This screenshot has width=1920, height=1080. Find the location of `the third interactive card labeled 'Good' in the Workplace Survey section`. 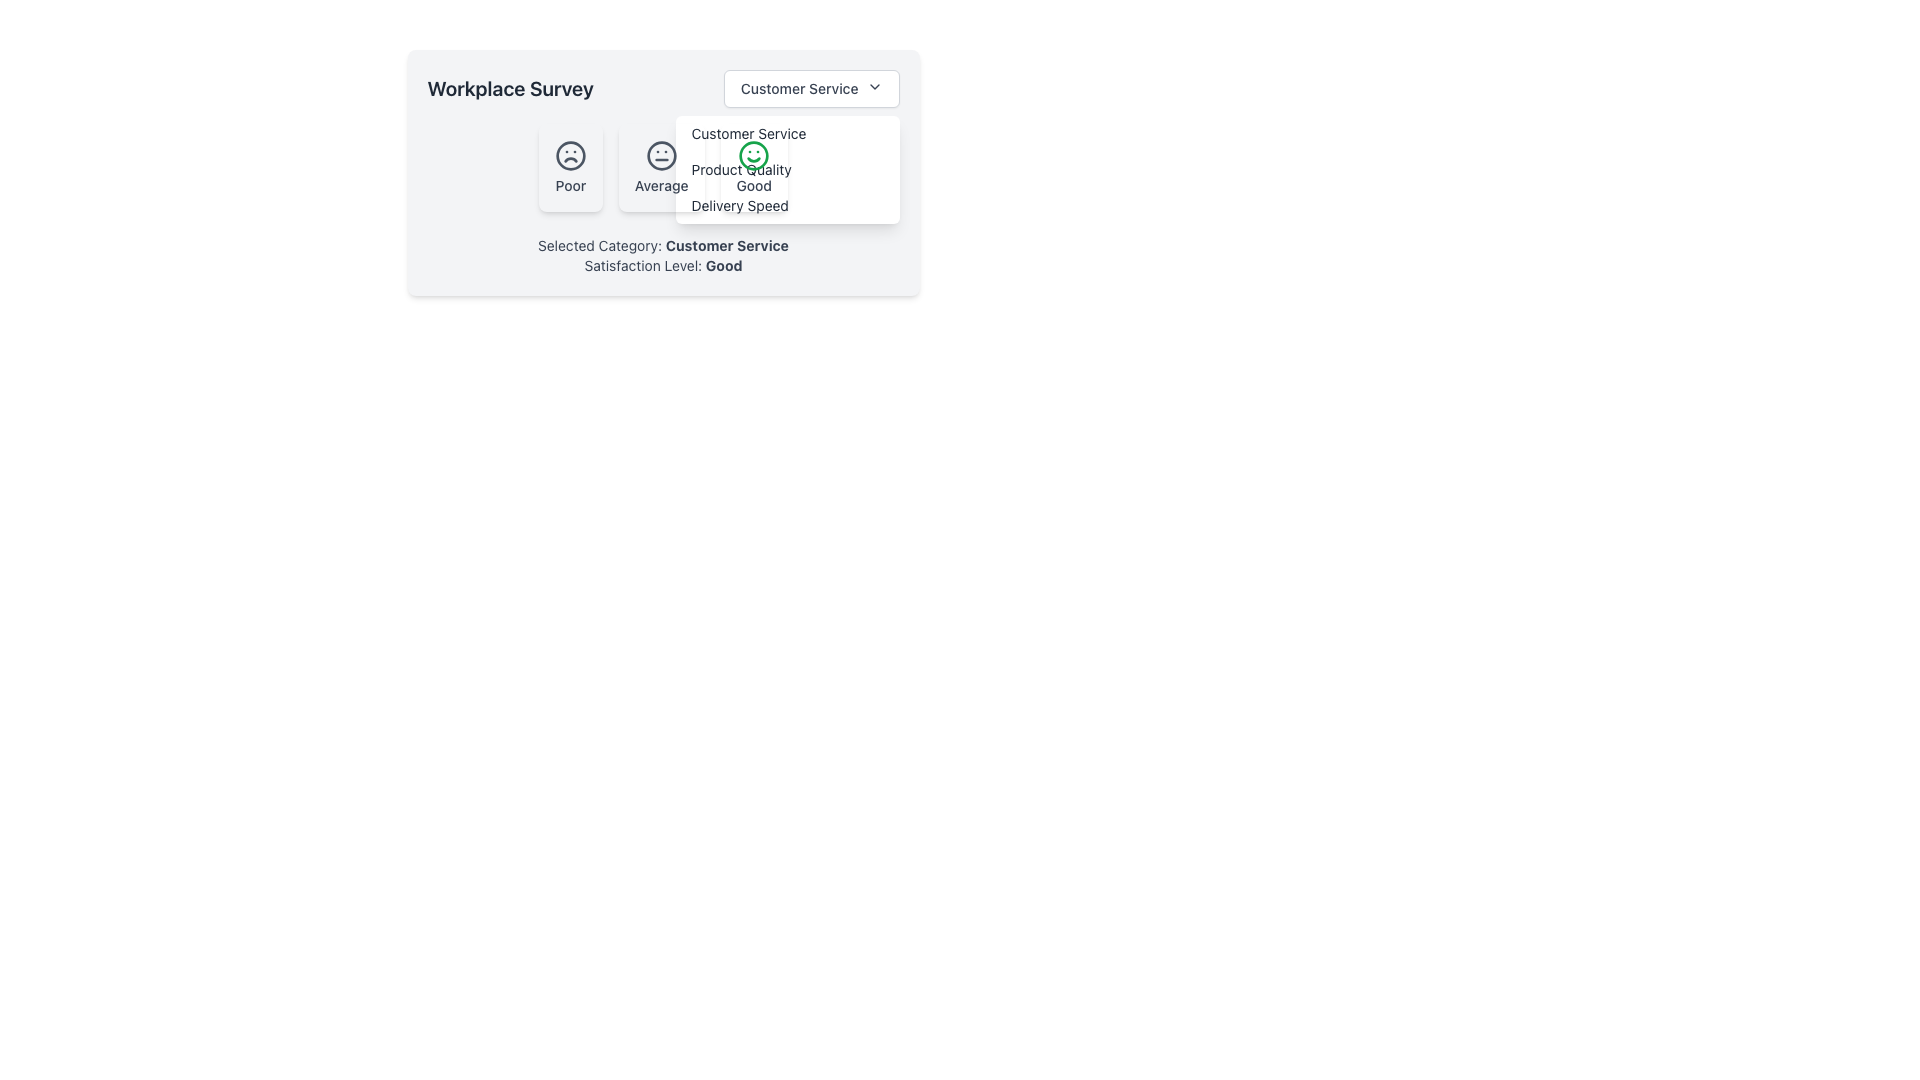

the third interactive card labeled 'Good' in the Workplace Survey section is located at coordinates (753, 167).